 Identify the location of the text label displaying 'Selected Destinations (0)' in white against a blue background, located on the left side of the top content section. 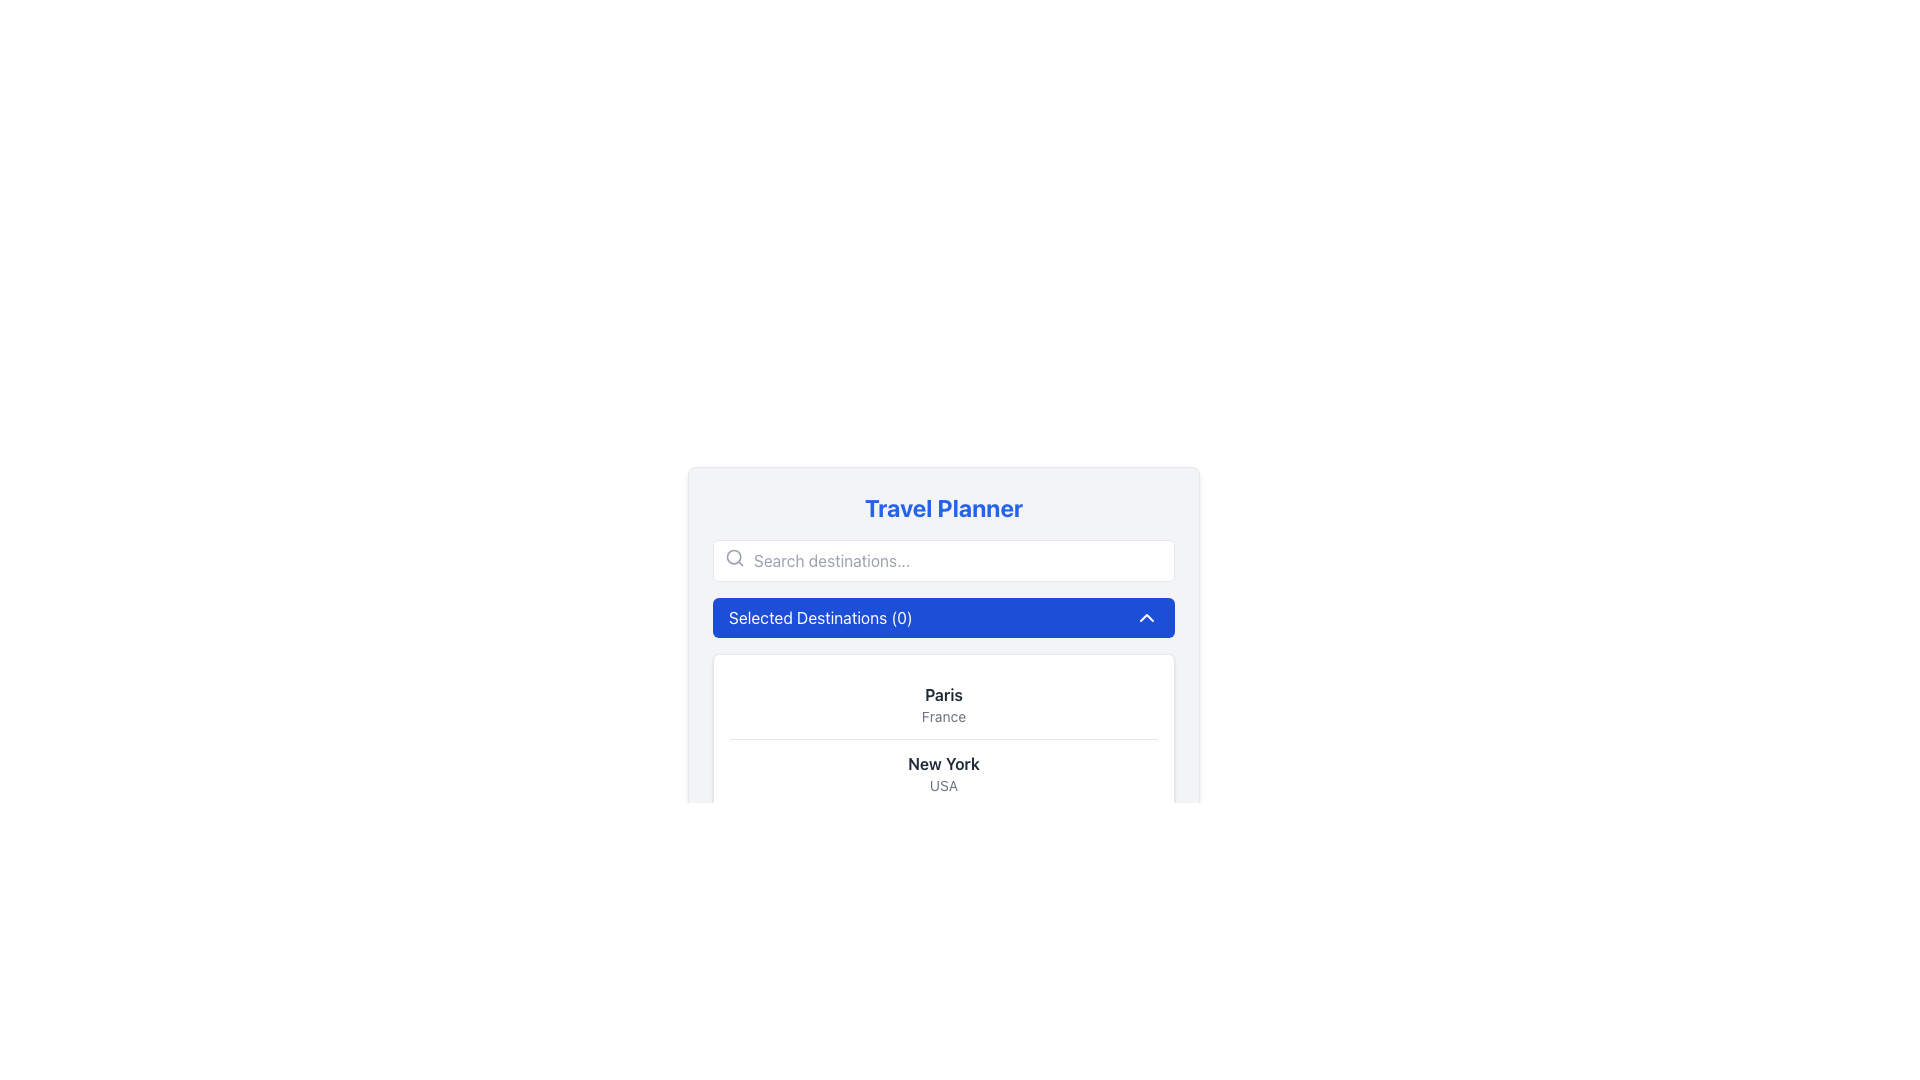
(820, 616).